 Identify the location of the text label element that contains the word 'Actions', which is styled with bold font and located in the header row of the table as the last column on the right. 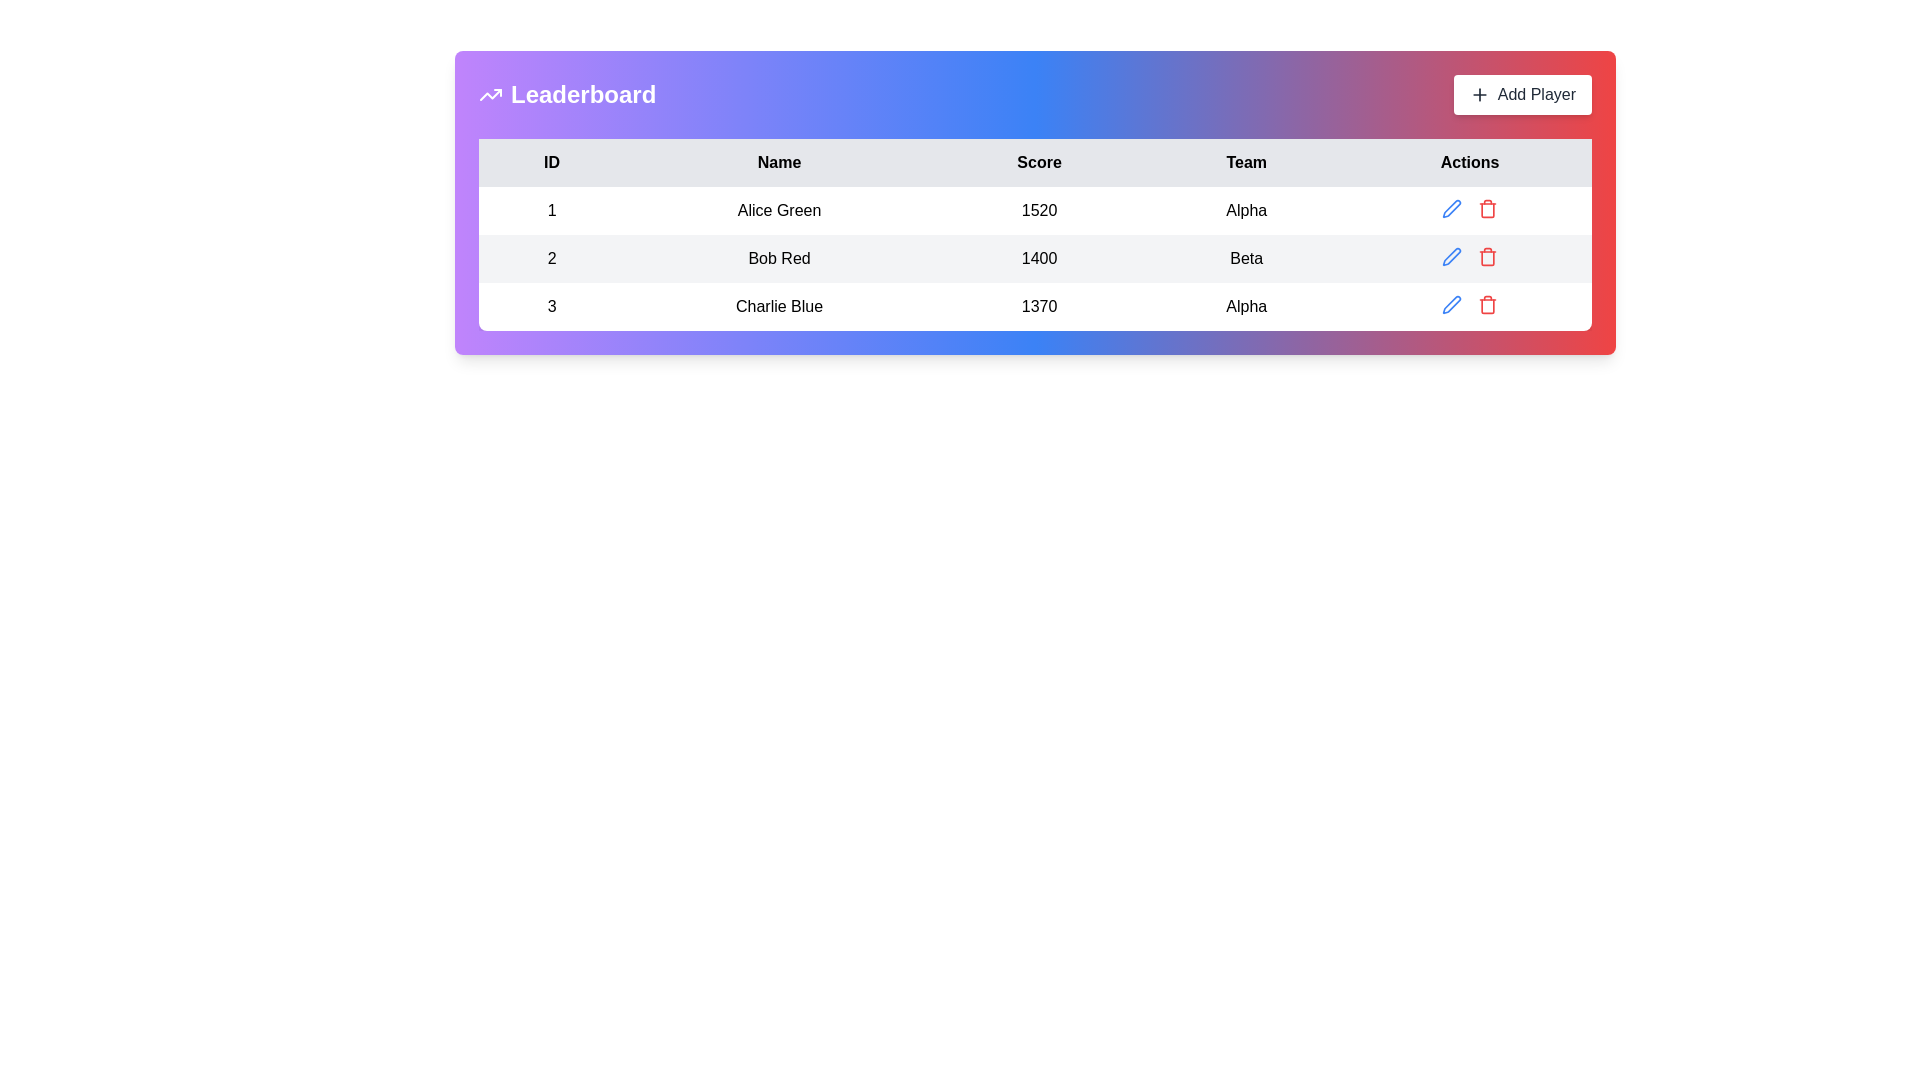
(1470, 161).